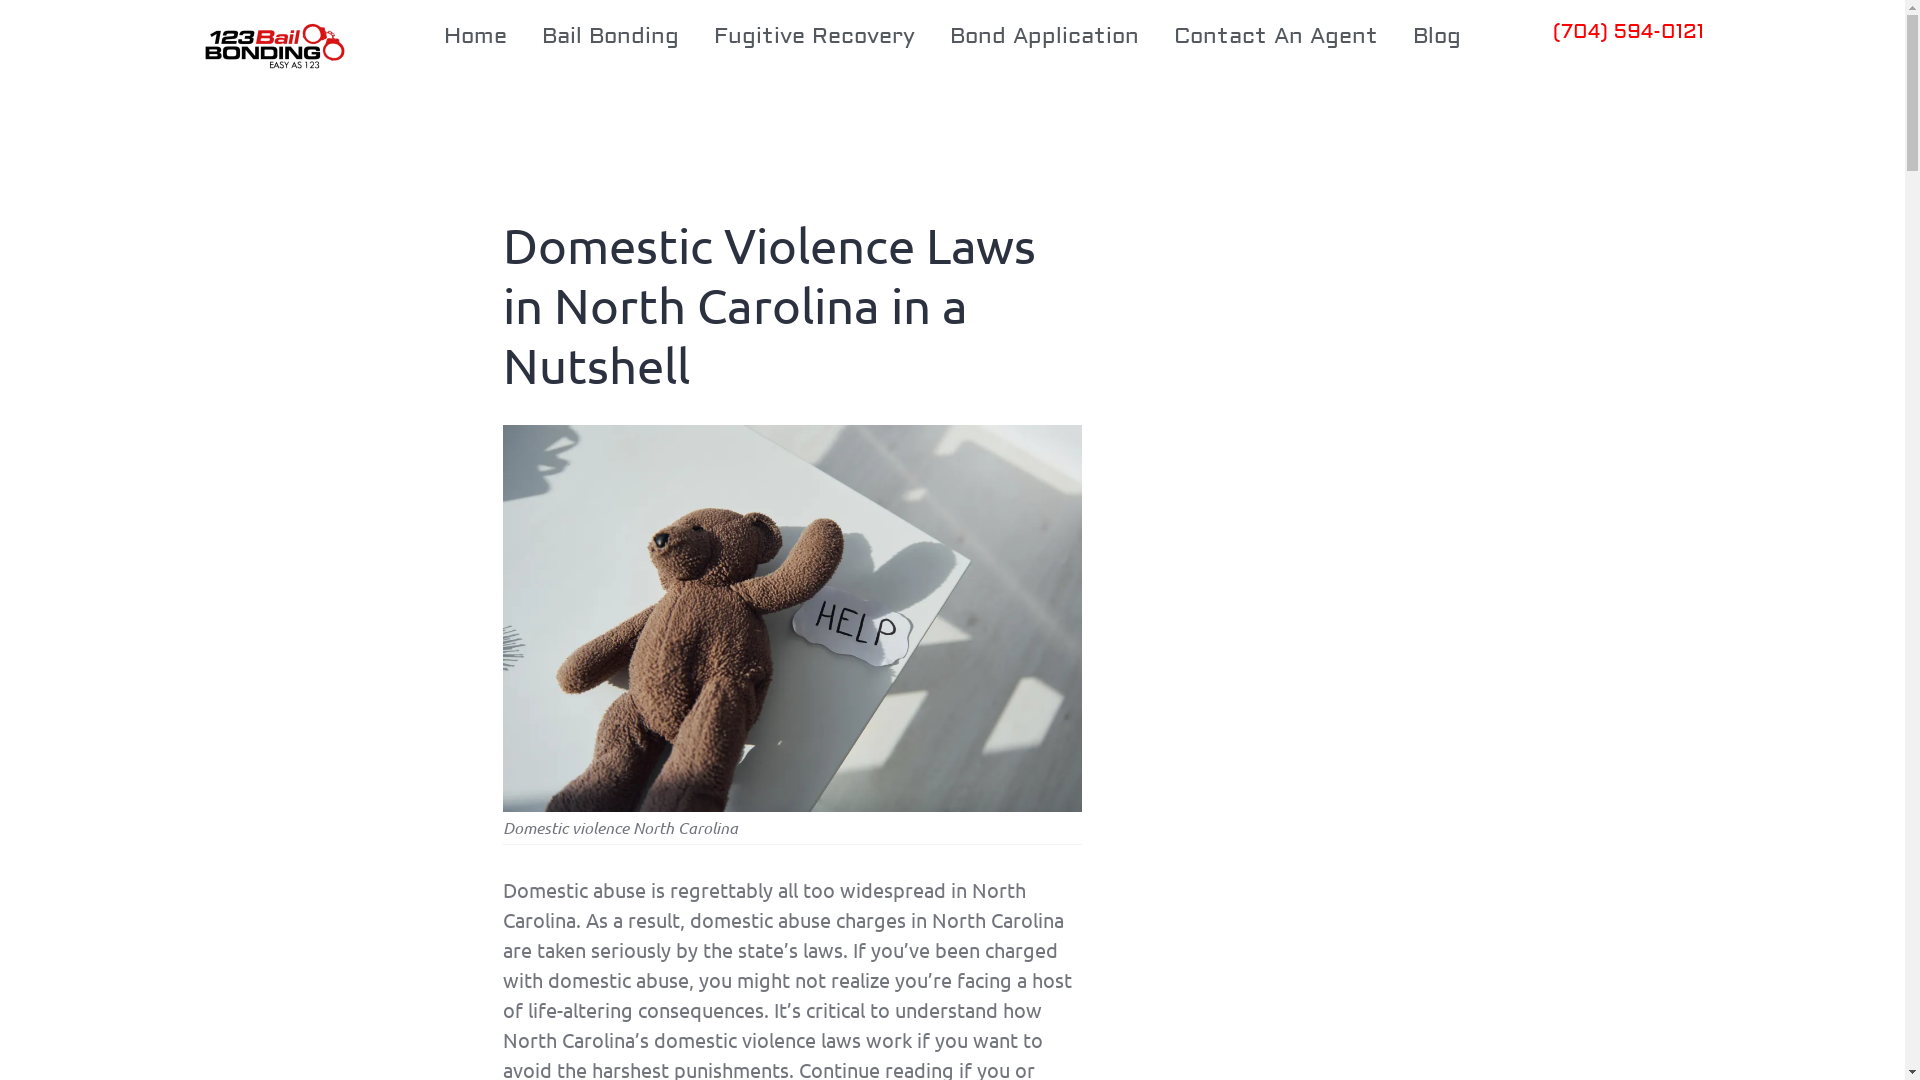  Describe the element at coordinates (192, 46) in the screenshot. I see `'123 Bail Bonding'` at that location.